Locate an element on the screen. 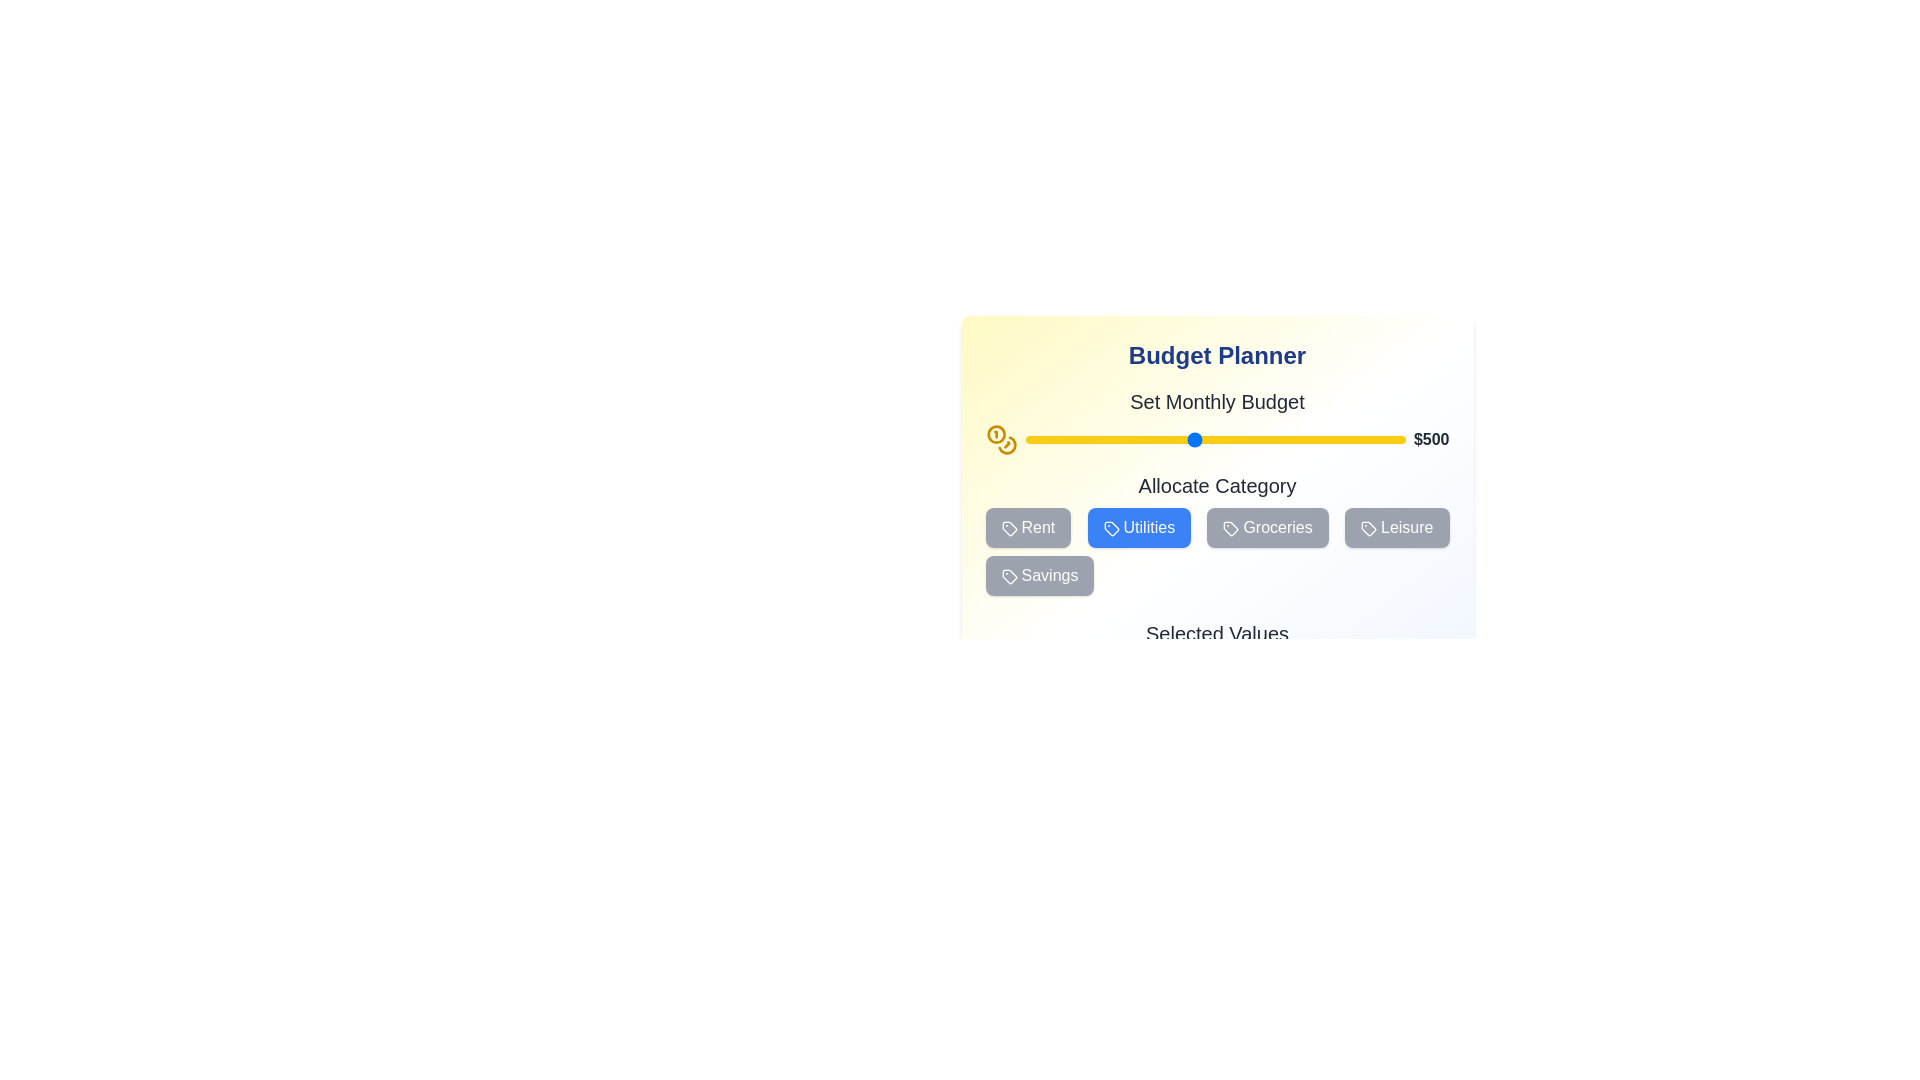 Image resolution: width=1920 pixels, height=1080 pixels. the icon representing the 'Savings' category, located to the left of the 'Savings' text within the button group under 'Allocate Category' is located at coordinates (1009, 576).